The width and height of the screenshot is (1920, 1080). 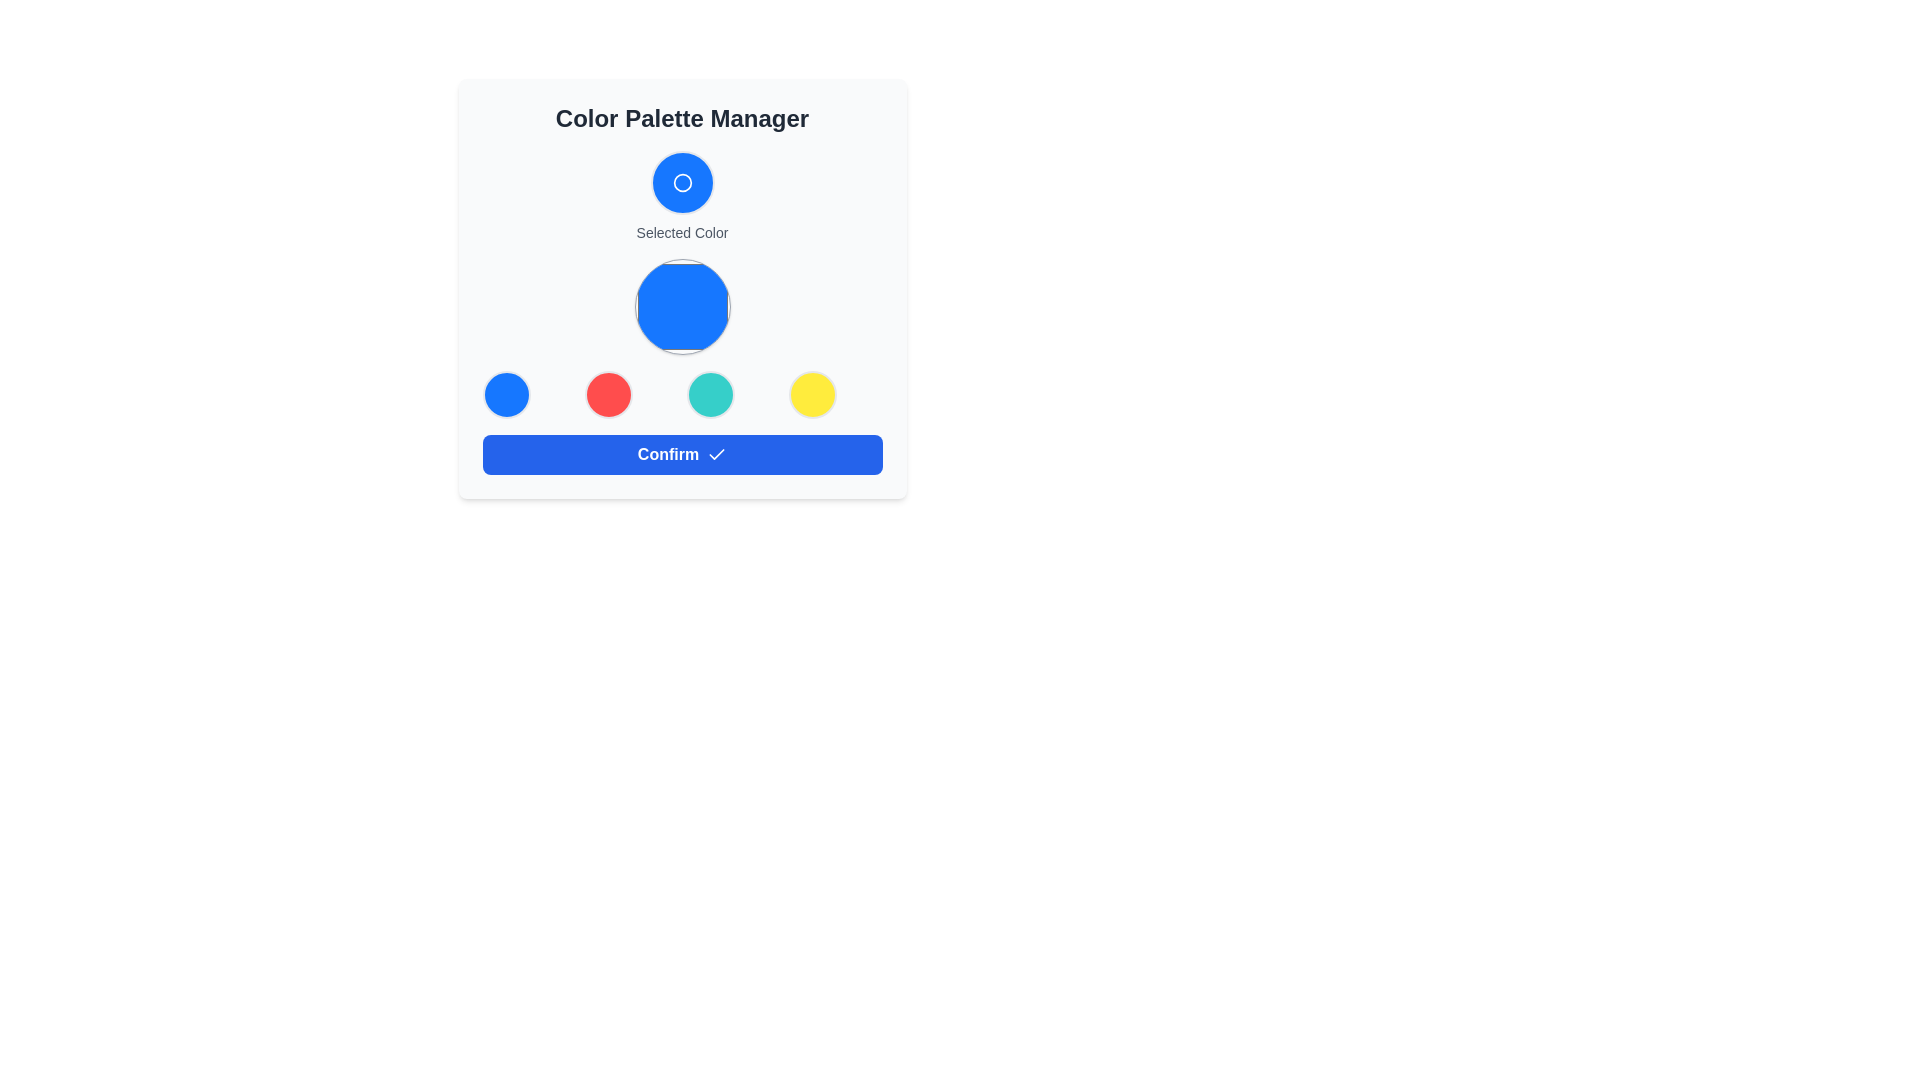 I want to click on the circular color selector buttons in the Color Palette Manager, so click(x=682, y=394).